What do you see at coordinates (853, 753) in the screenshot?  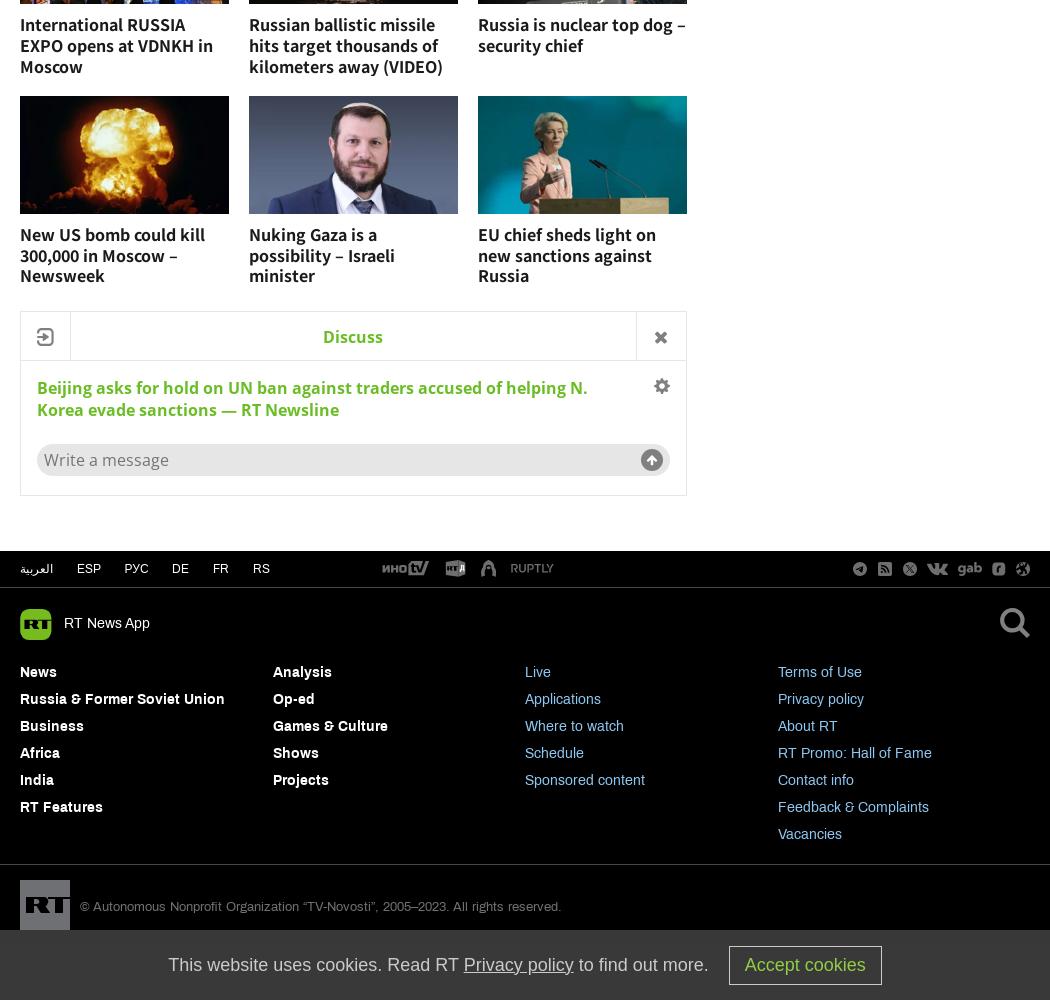 I see `'RT Promo: Hall of Fame'` at bounding box center [853, 753].